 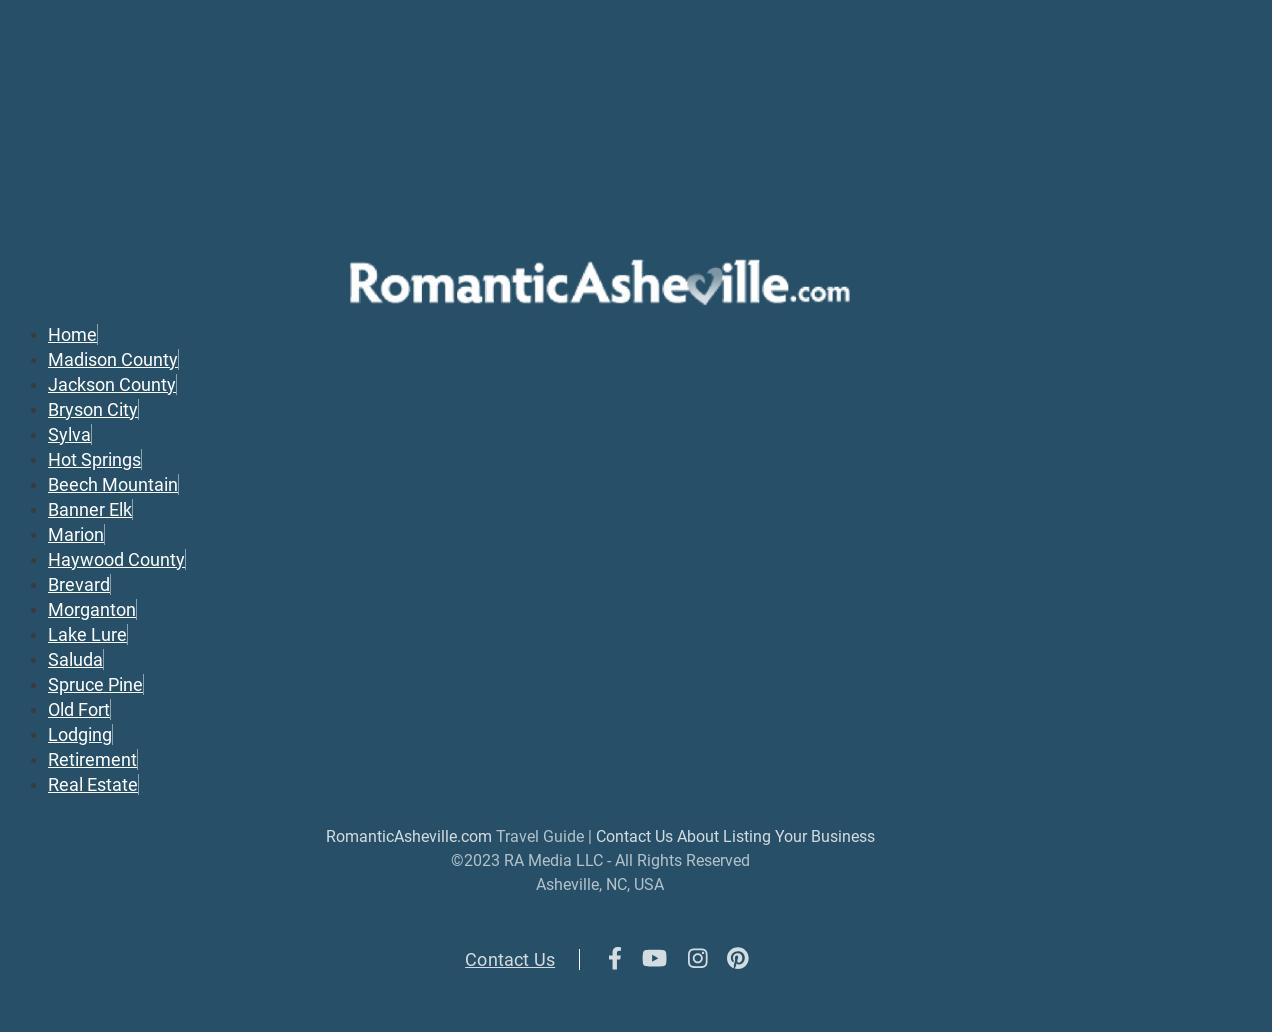 What do you see at coordinates (95, 682) in the screenshot?
I see `'Spruce Pine'` at bounding box center [95, 682].